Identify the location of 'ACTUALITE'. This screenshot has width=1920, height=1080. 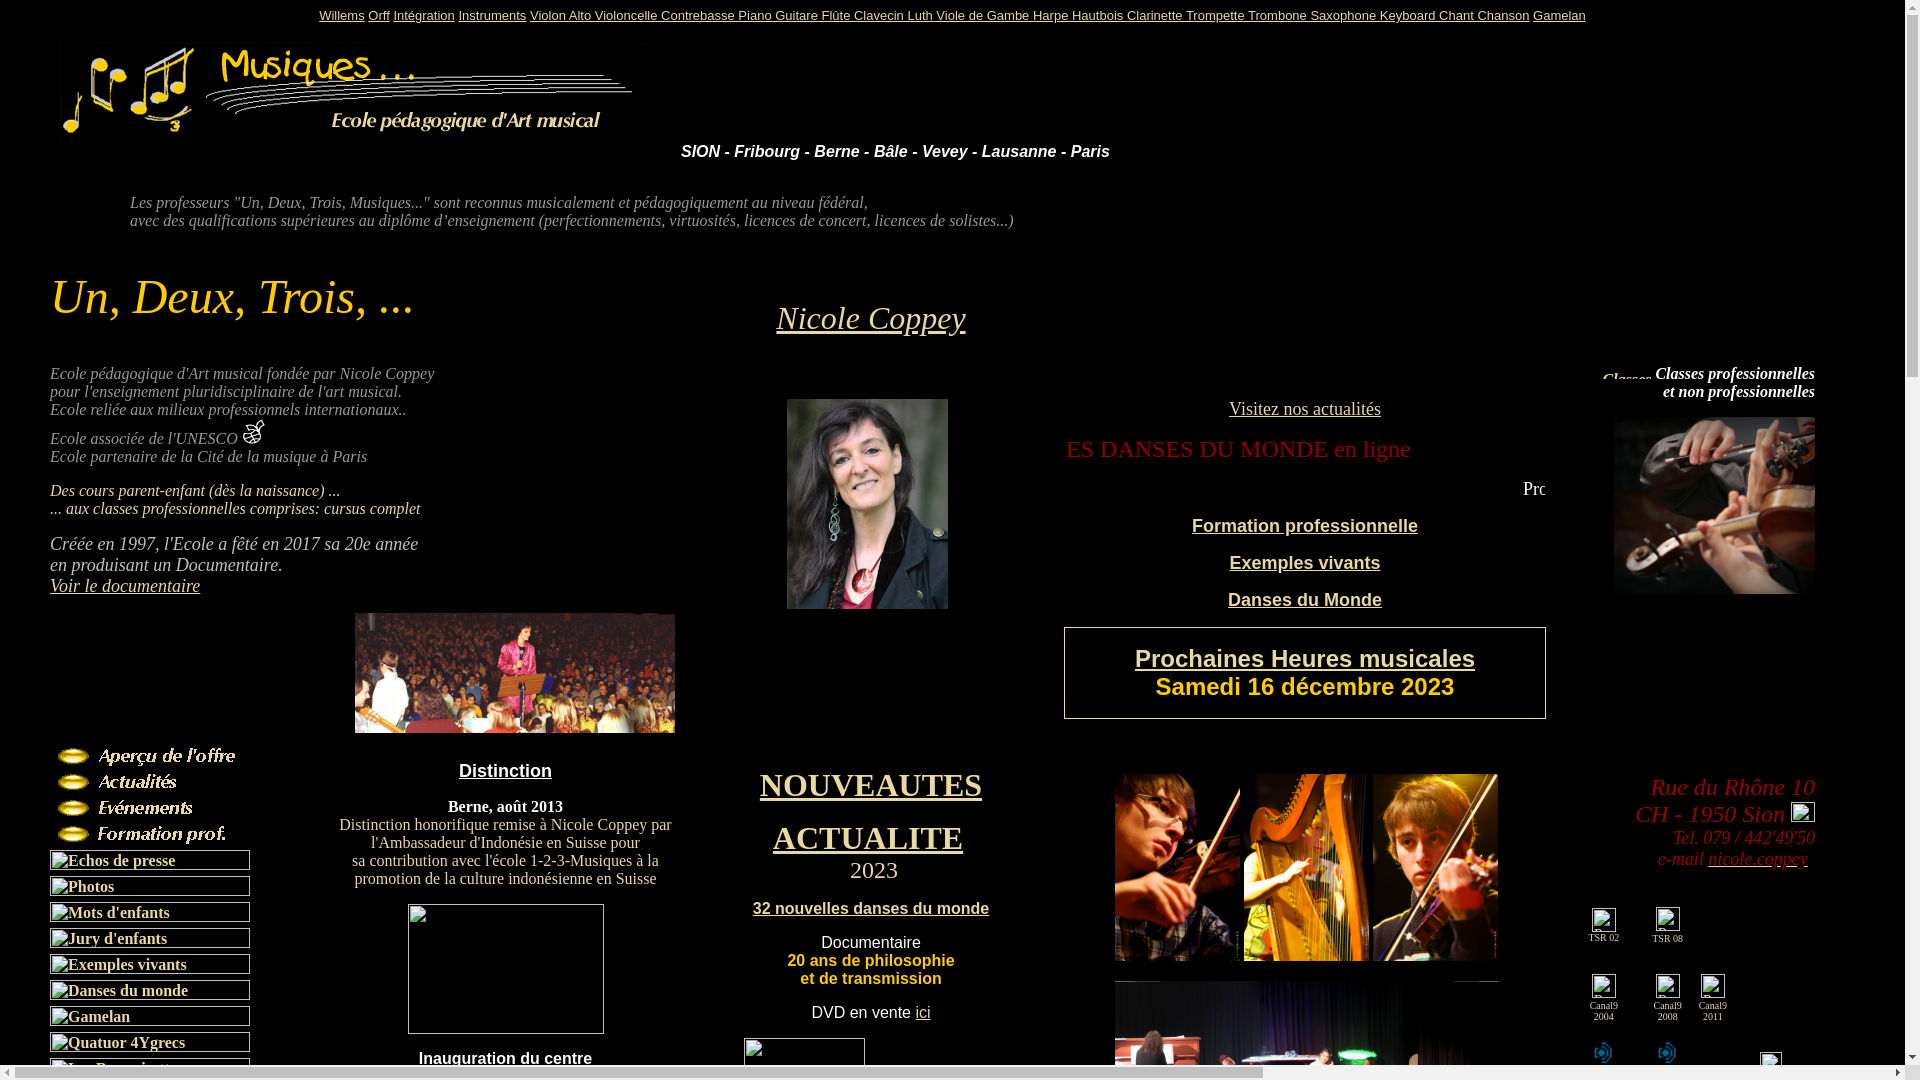
(771, 837).